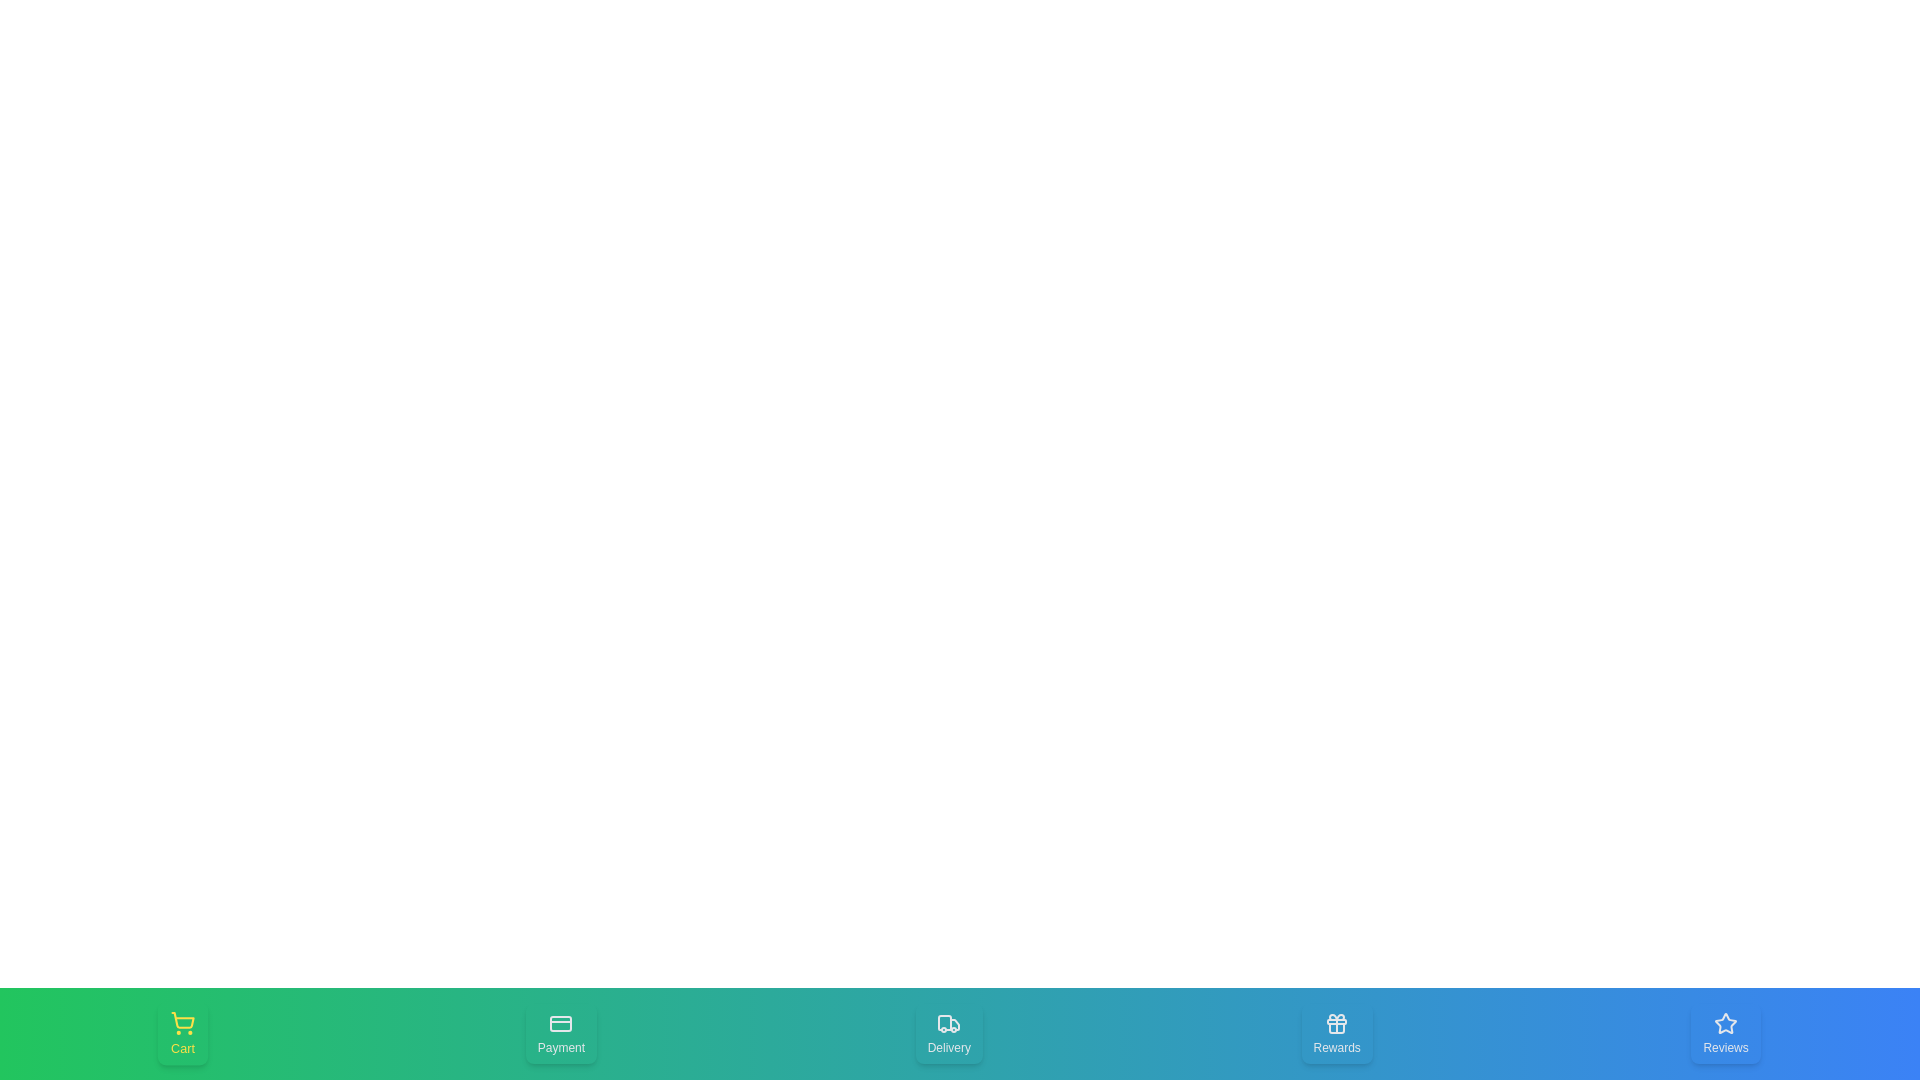 Image resolution: width=1920 pixels, height=1080 pixels. I want to click on the Cart navigation tab, so click(183, 1033).